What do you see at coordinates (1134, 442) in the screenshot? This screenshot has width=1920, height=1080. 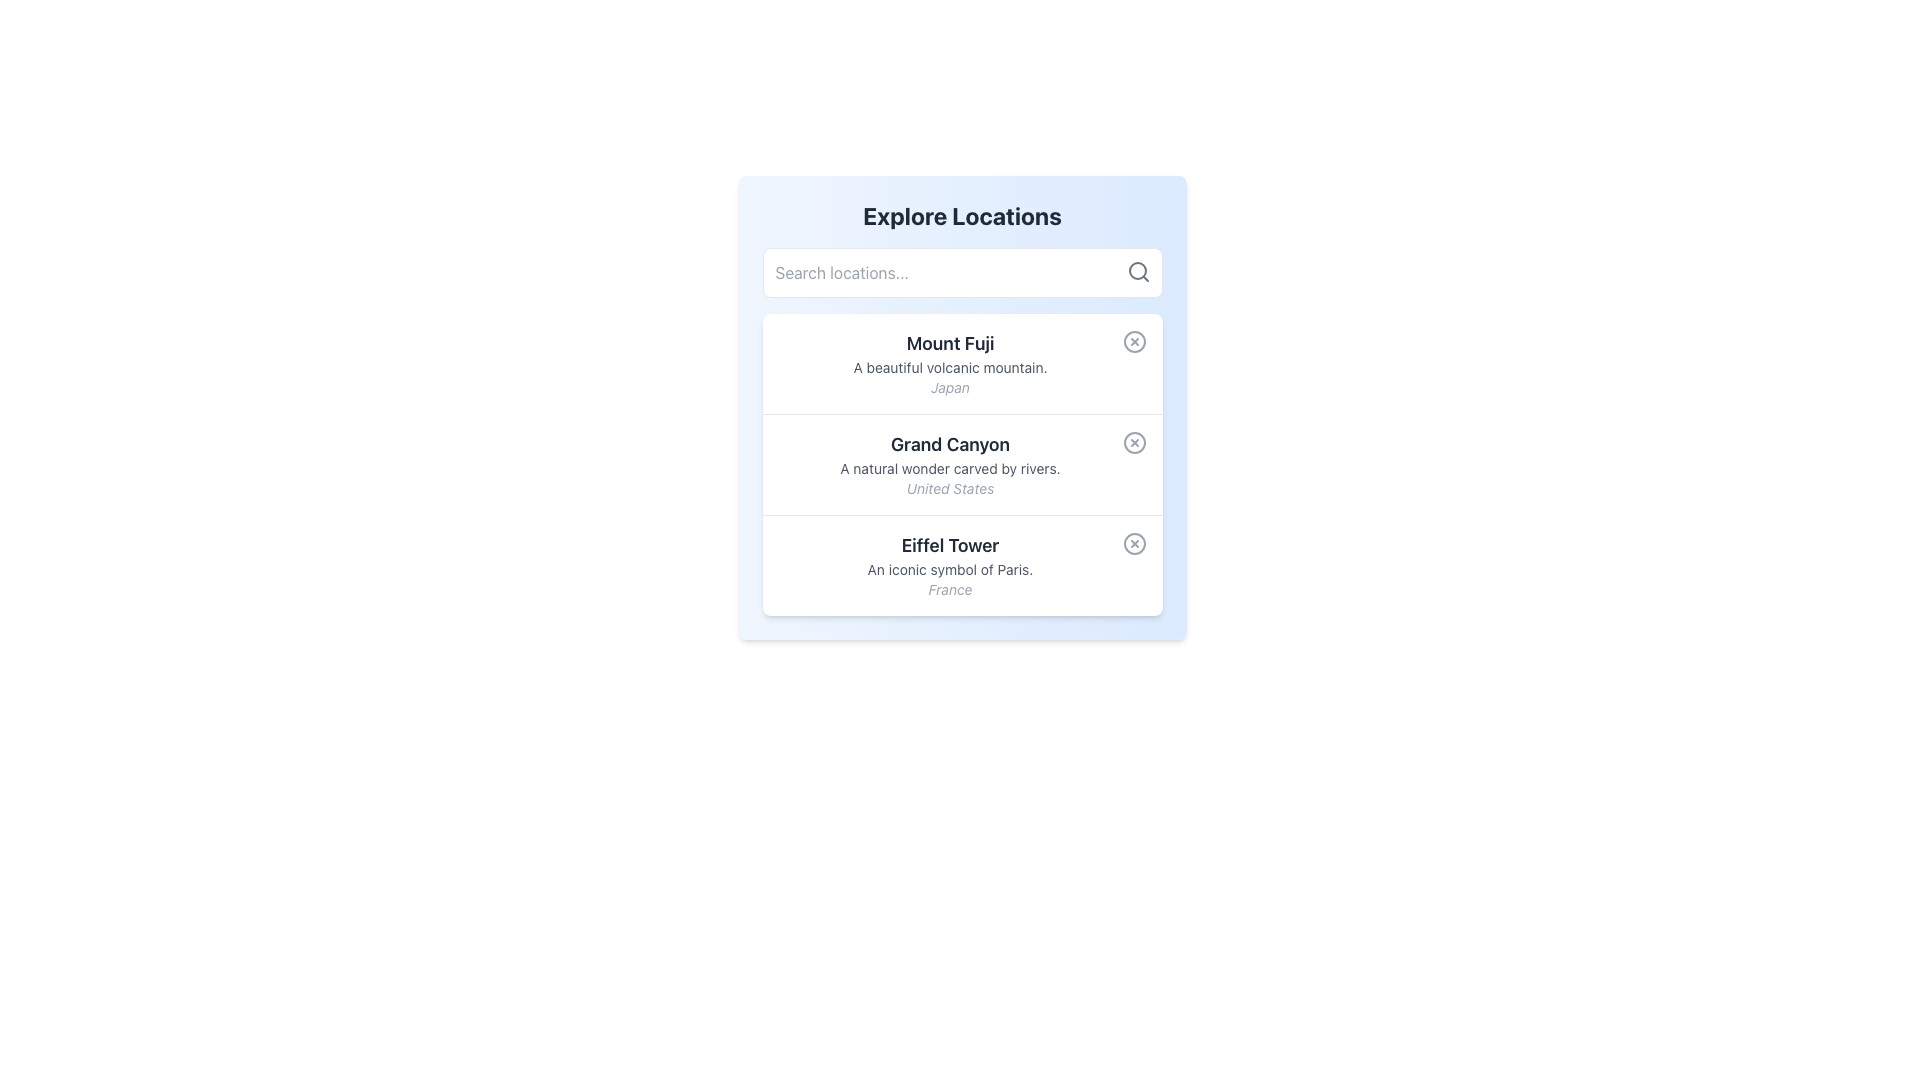 I see `the removal button located at the far right of the row associated with the 'Grand Canyon' entry in the list` at bounding box center [1134, 442].